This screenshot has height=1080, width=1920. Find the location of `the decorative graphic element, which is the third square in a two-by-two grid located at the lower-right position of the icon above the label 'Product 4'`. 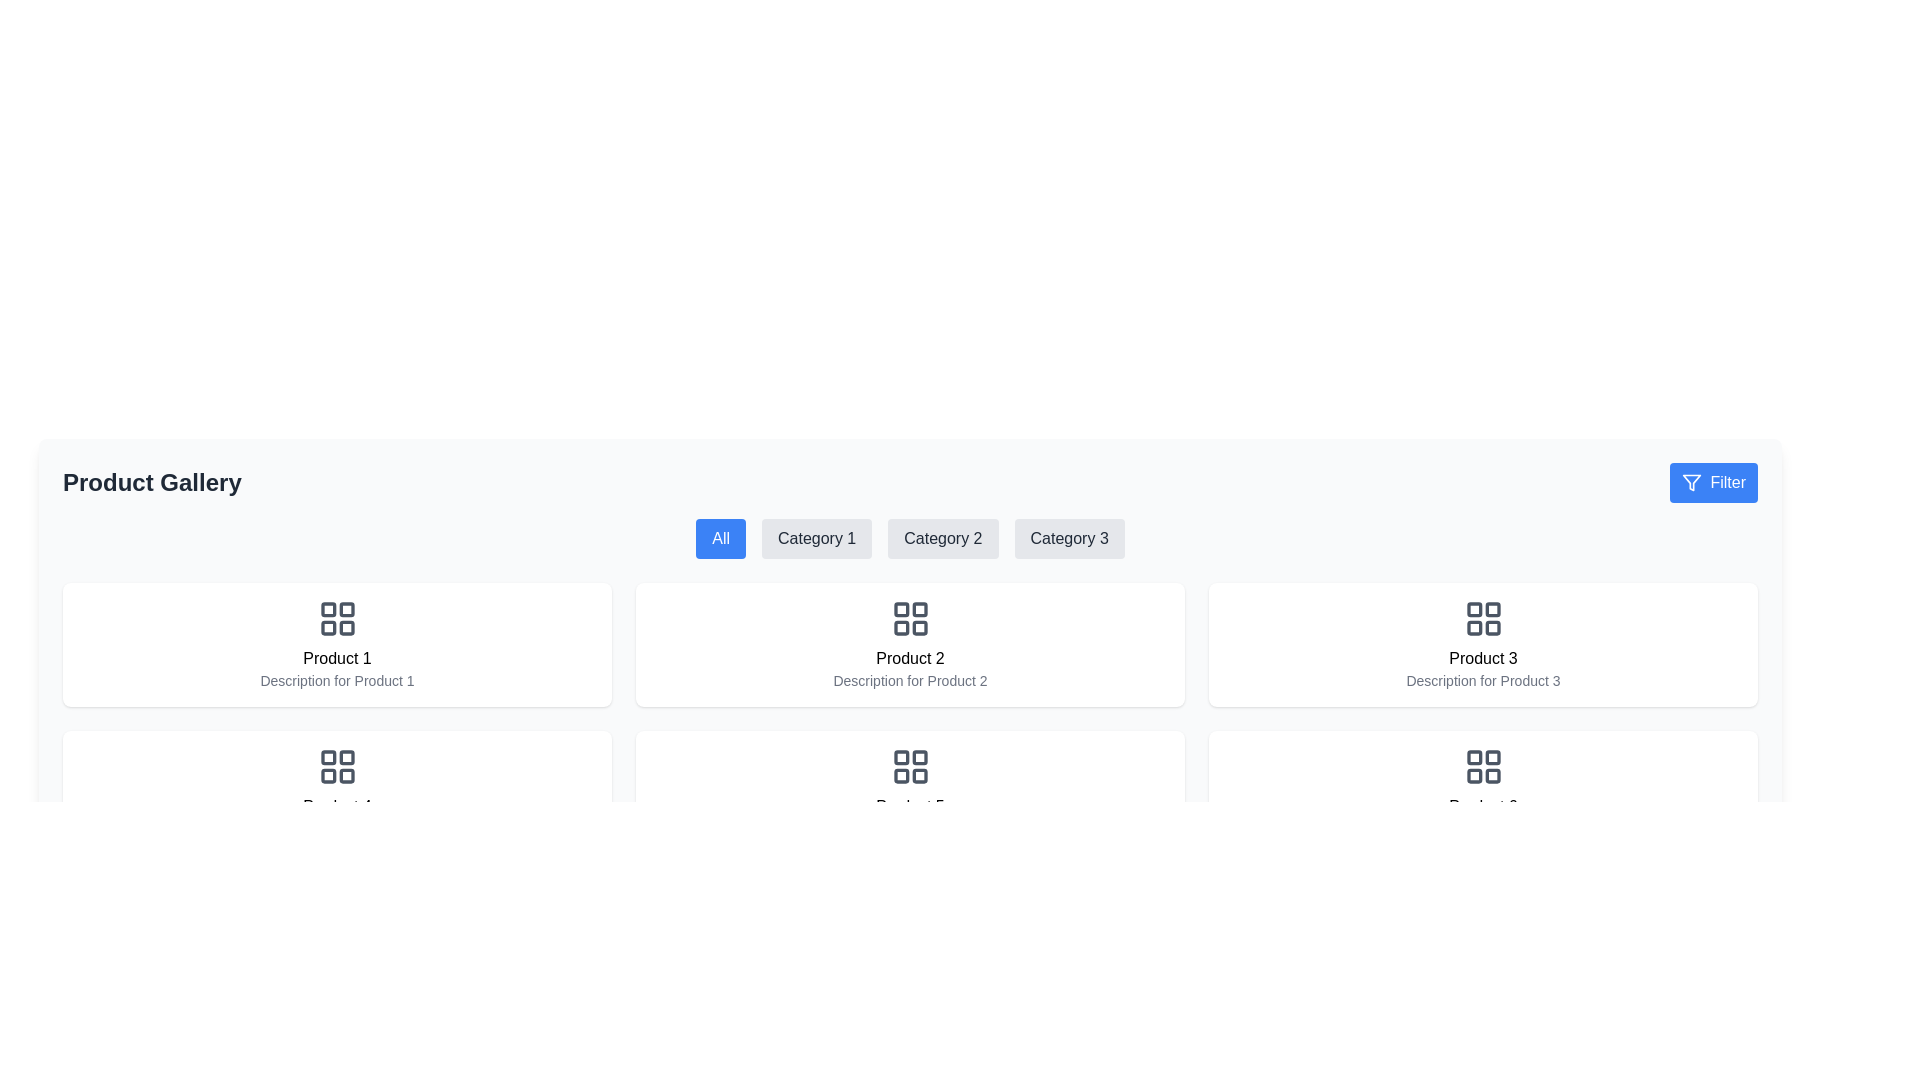

the decorative graphic element, which is the third square in a two-by-two grid located at the lower-right position of the icon above the label 'Product 4' is located at coordinates (1492, 775).